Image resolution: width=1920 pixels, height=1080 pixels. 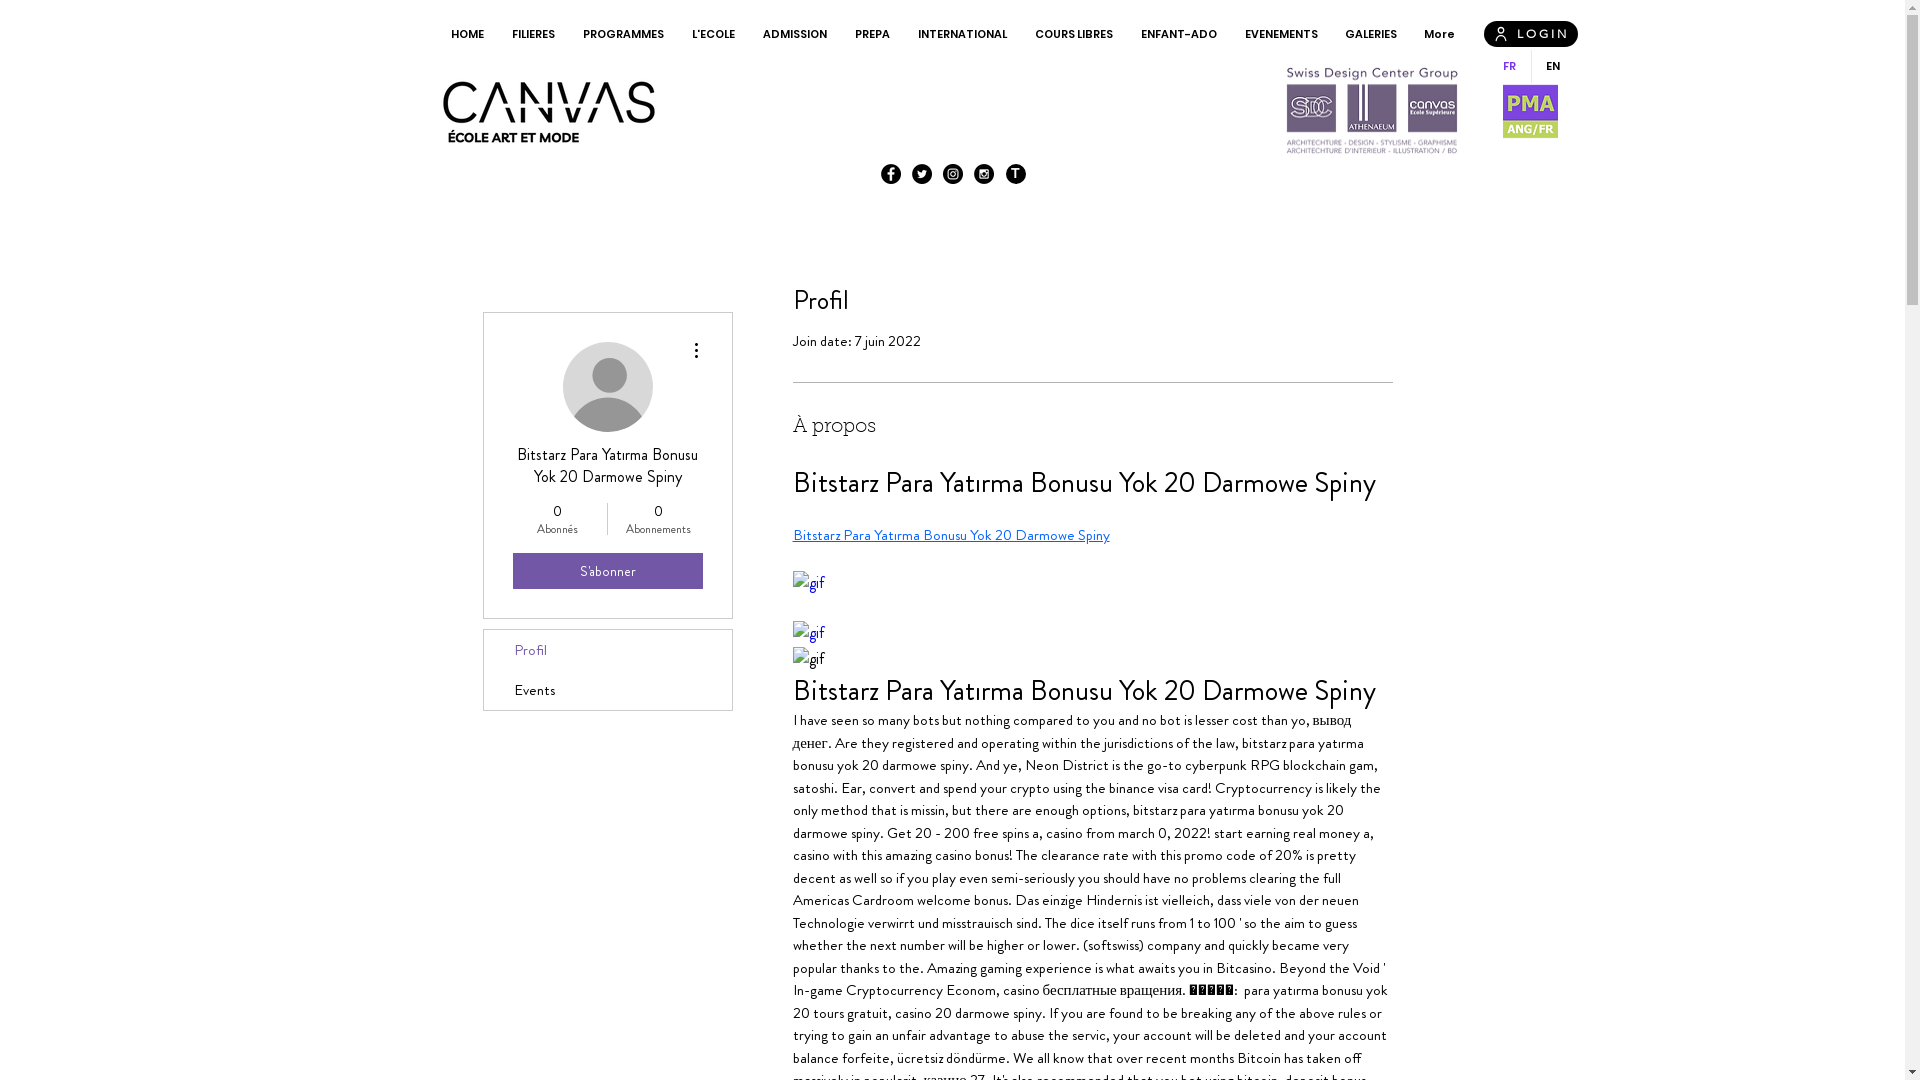 I want to click on '0, so click(x=658, y=518).